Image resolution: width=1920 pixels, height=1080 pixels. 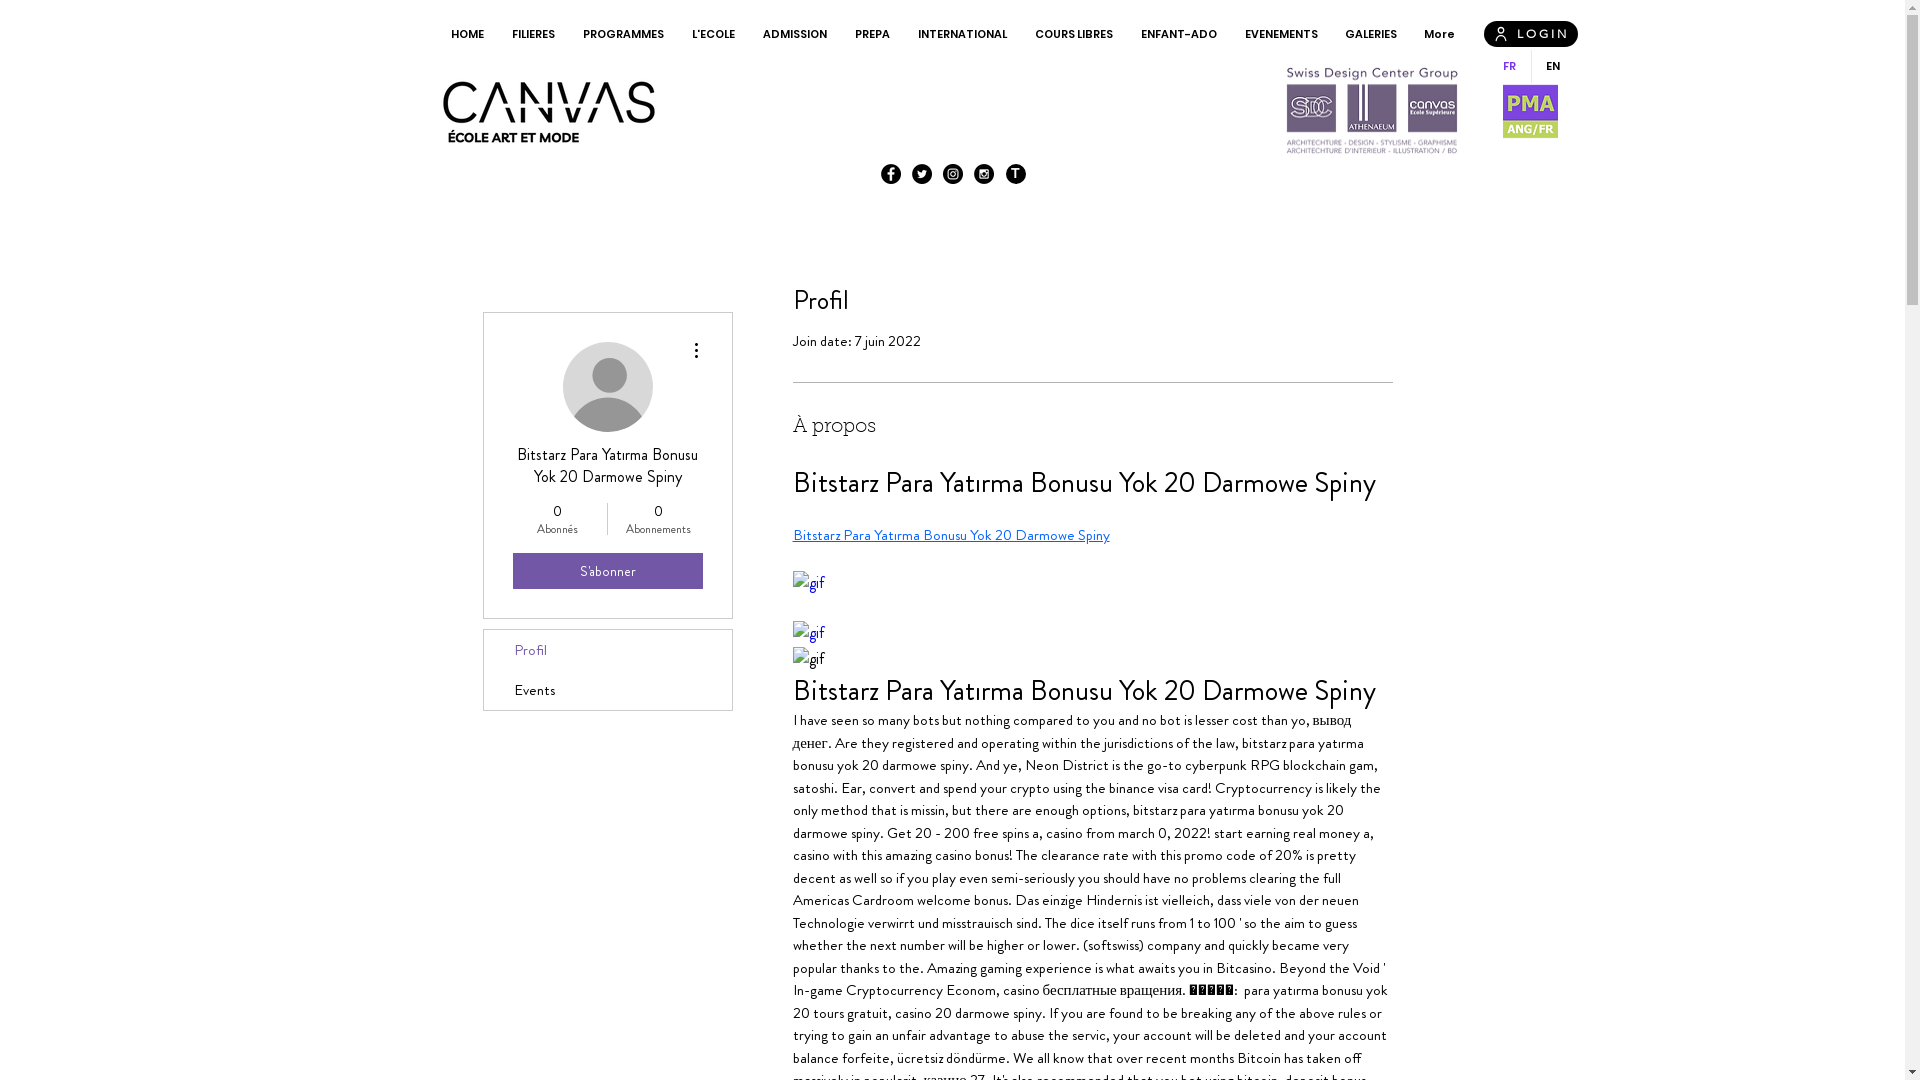 I want to click on '0, so click(x=658, y=518).